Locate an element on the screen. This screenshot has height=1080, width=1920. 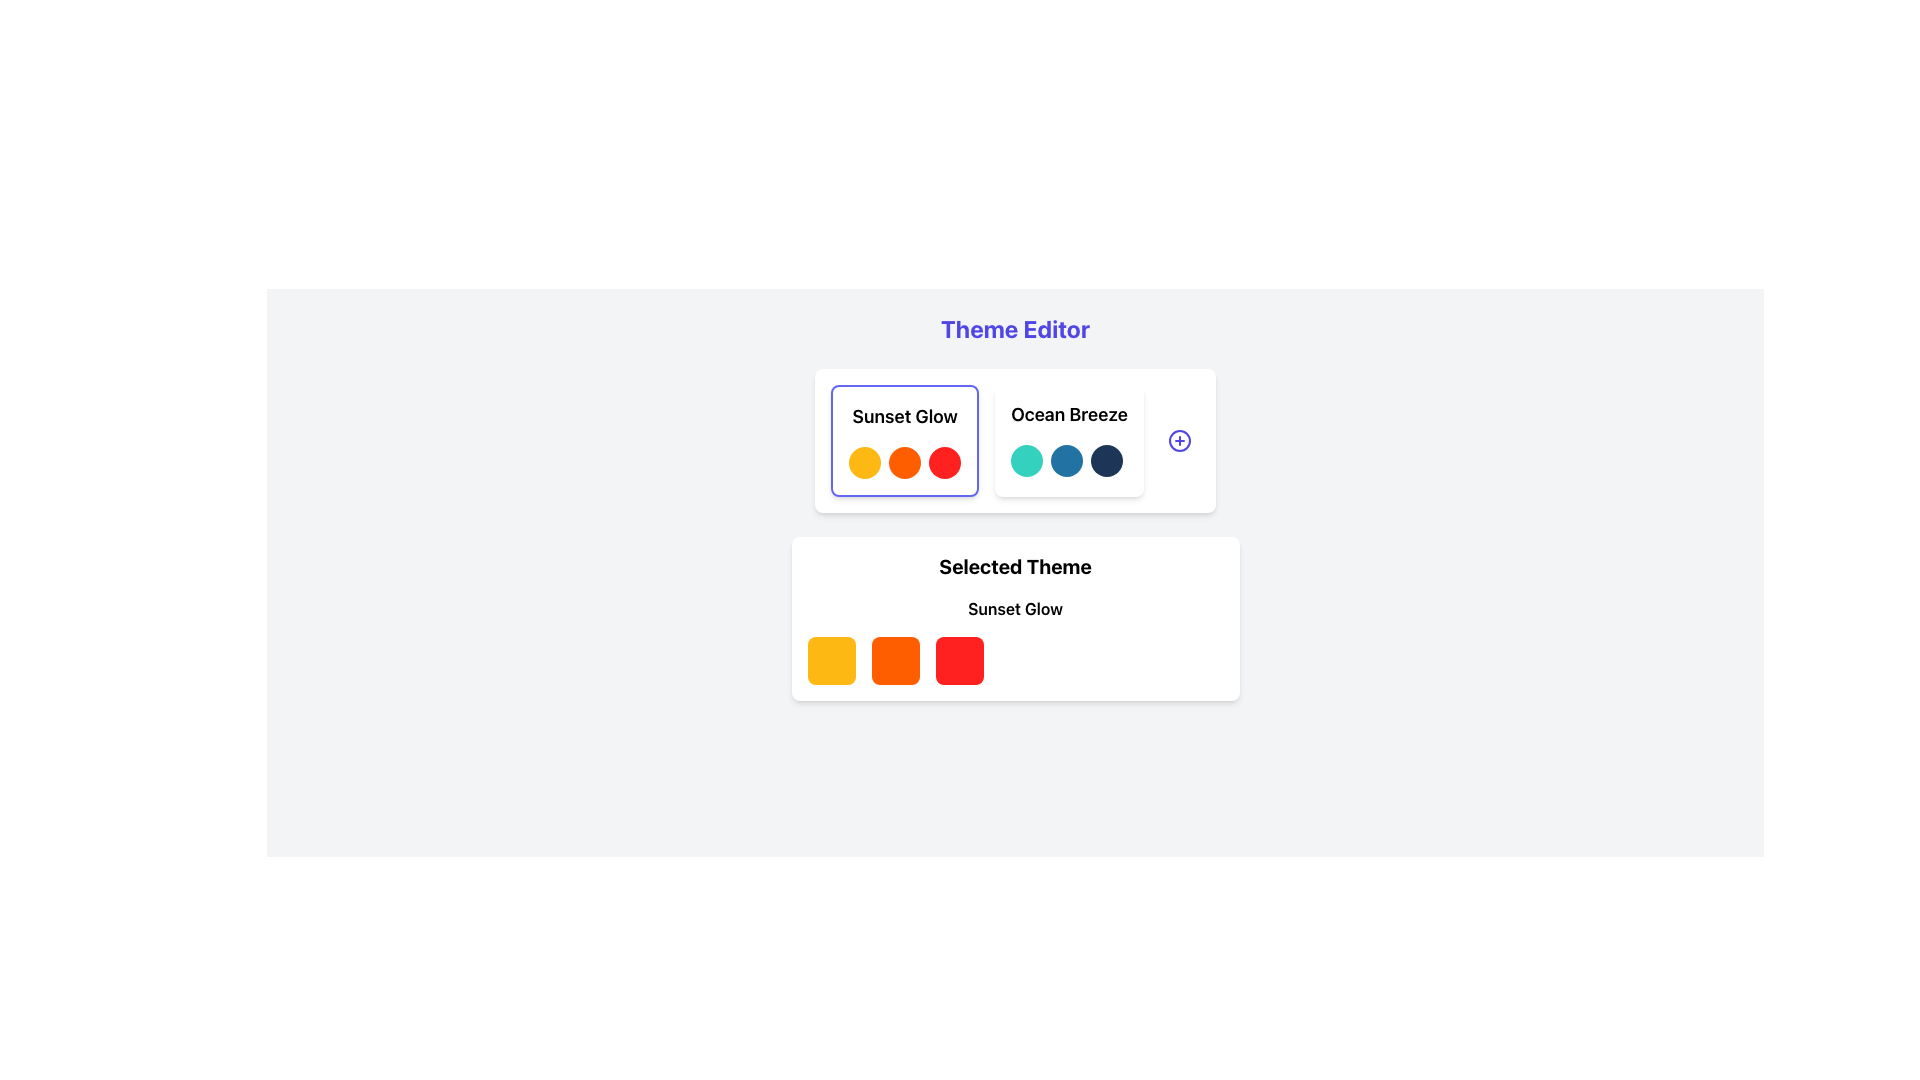
the third circular indicator in the 'Sunset Glow' theme selection group, which serves as a color indicator or theme selection option is located at coordinates (944, 462).